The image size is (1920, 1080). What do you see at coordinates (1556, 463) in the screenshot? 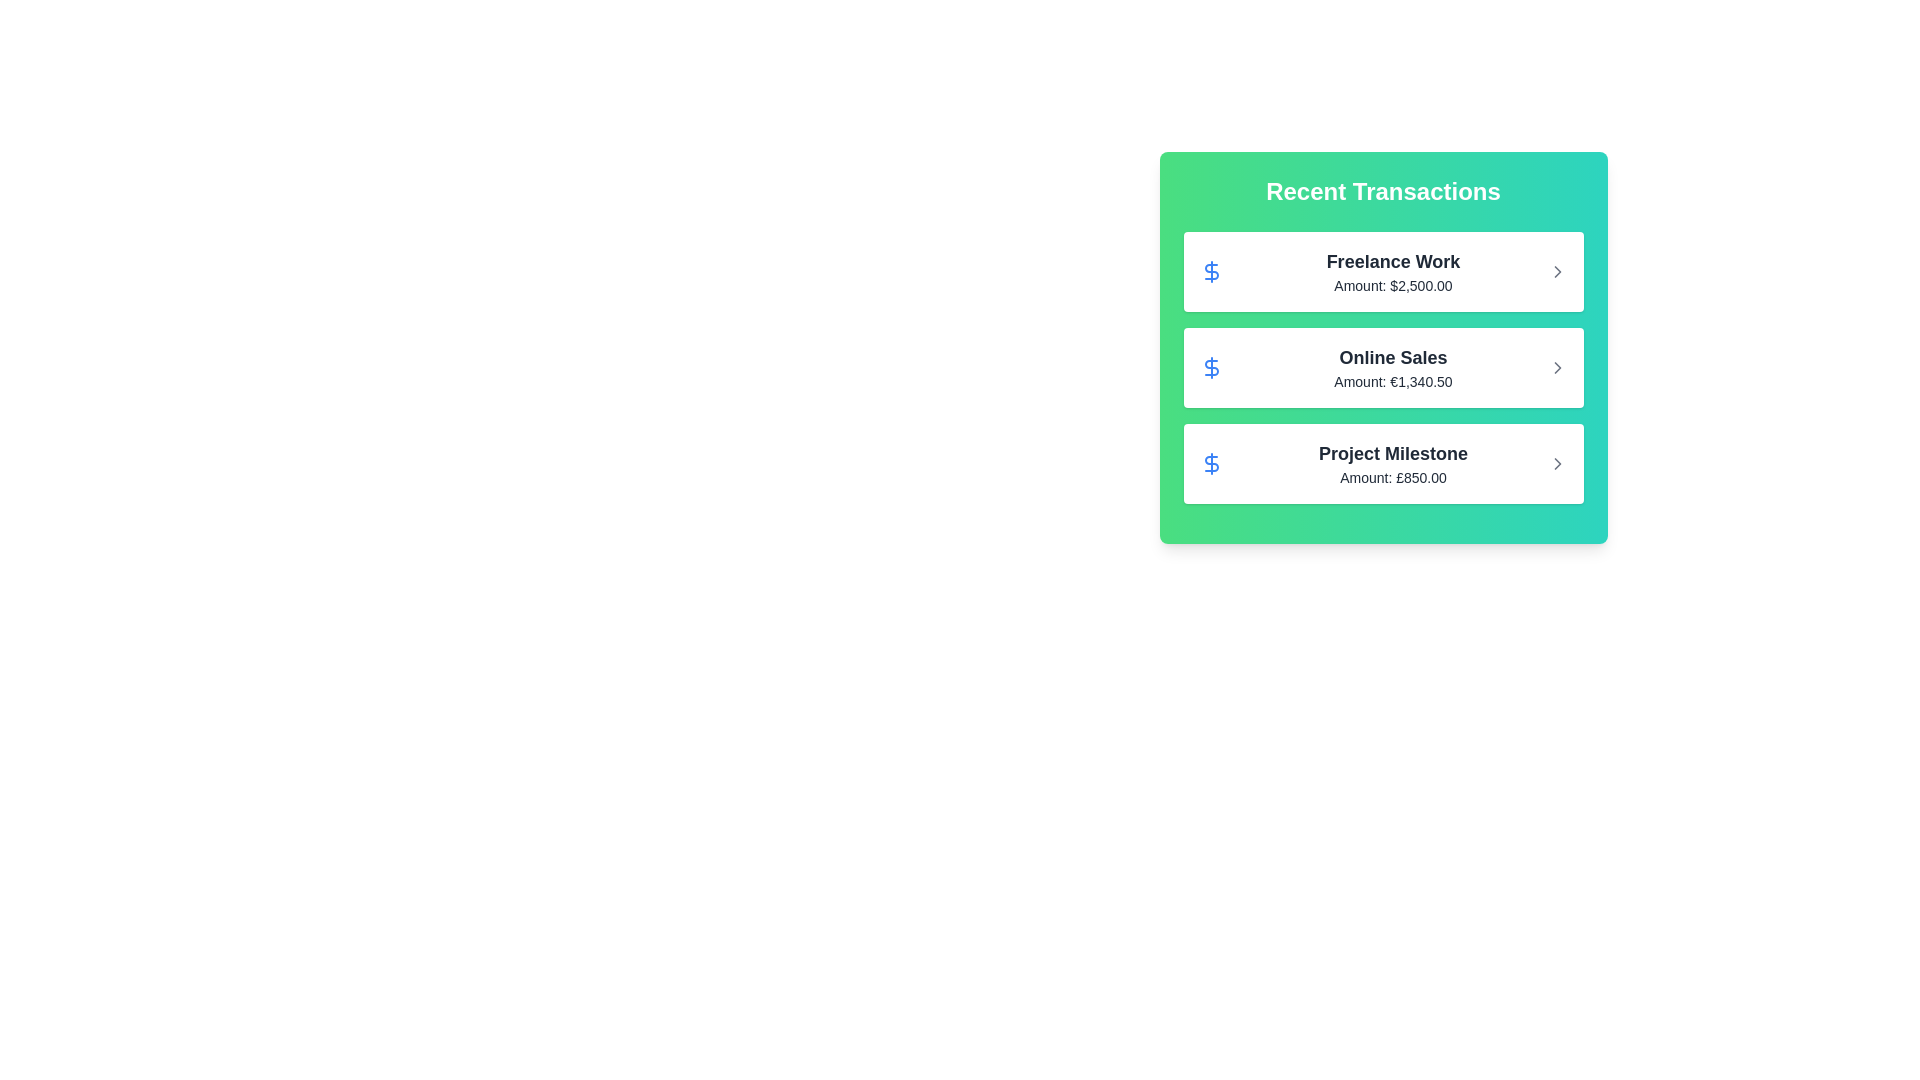
I see `the right-facing gray chevron icon located at the far right of the 'Project Milestone' item` at bounding box center [1556, 463].